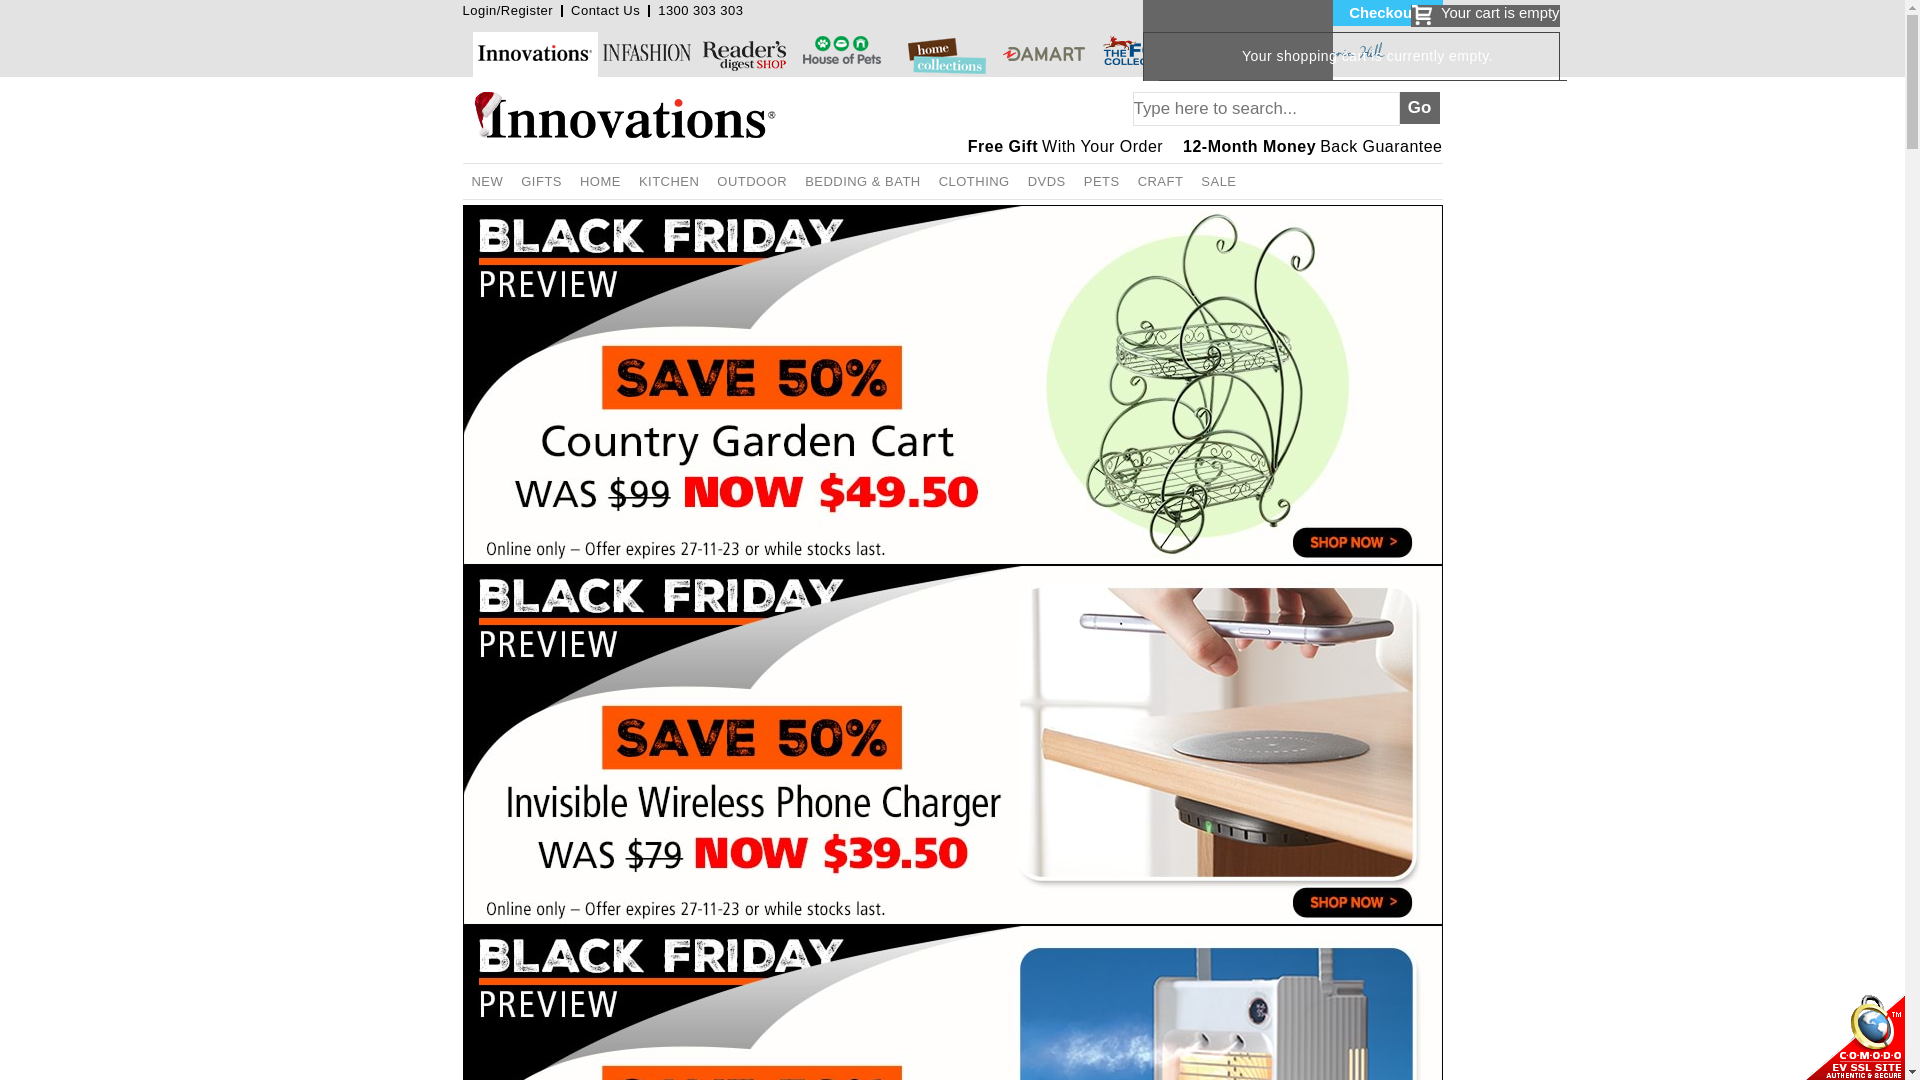  Describe the element at coordinates (751, 181) in the screenshot. I see `'OUTDOOR'` at that location.